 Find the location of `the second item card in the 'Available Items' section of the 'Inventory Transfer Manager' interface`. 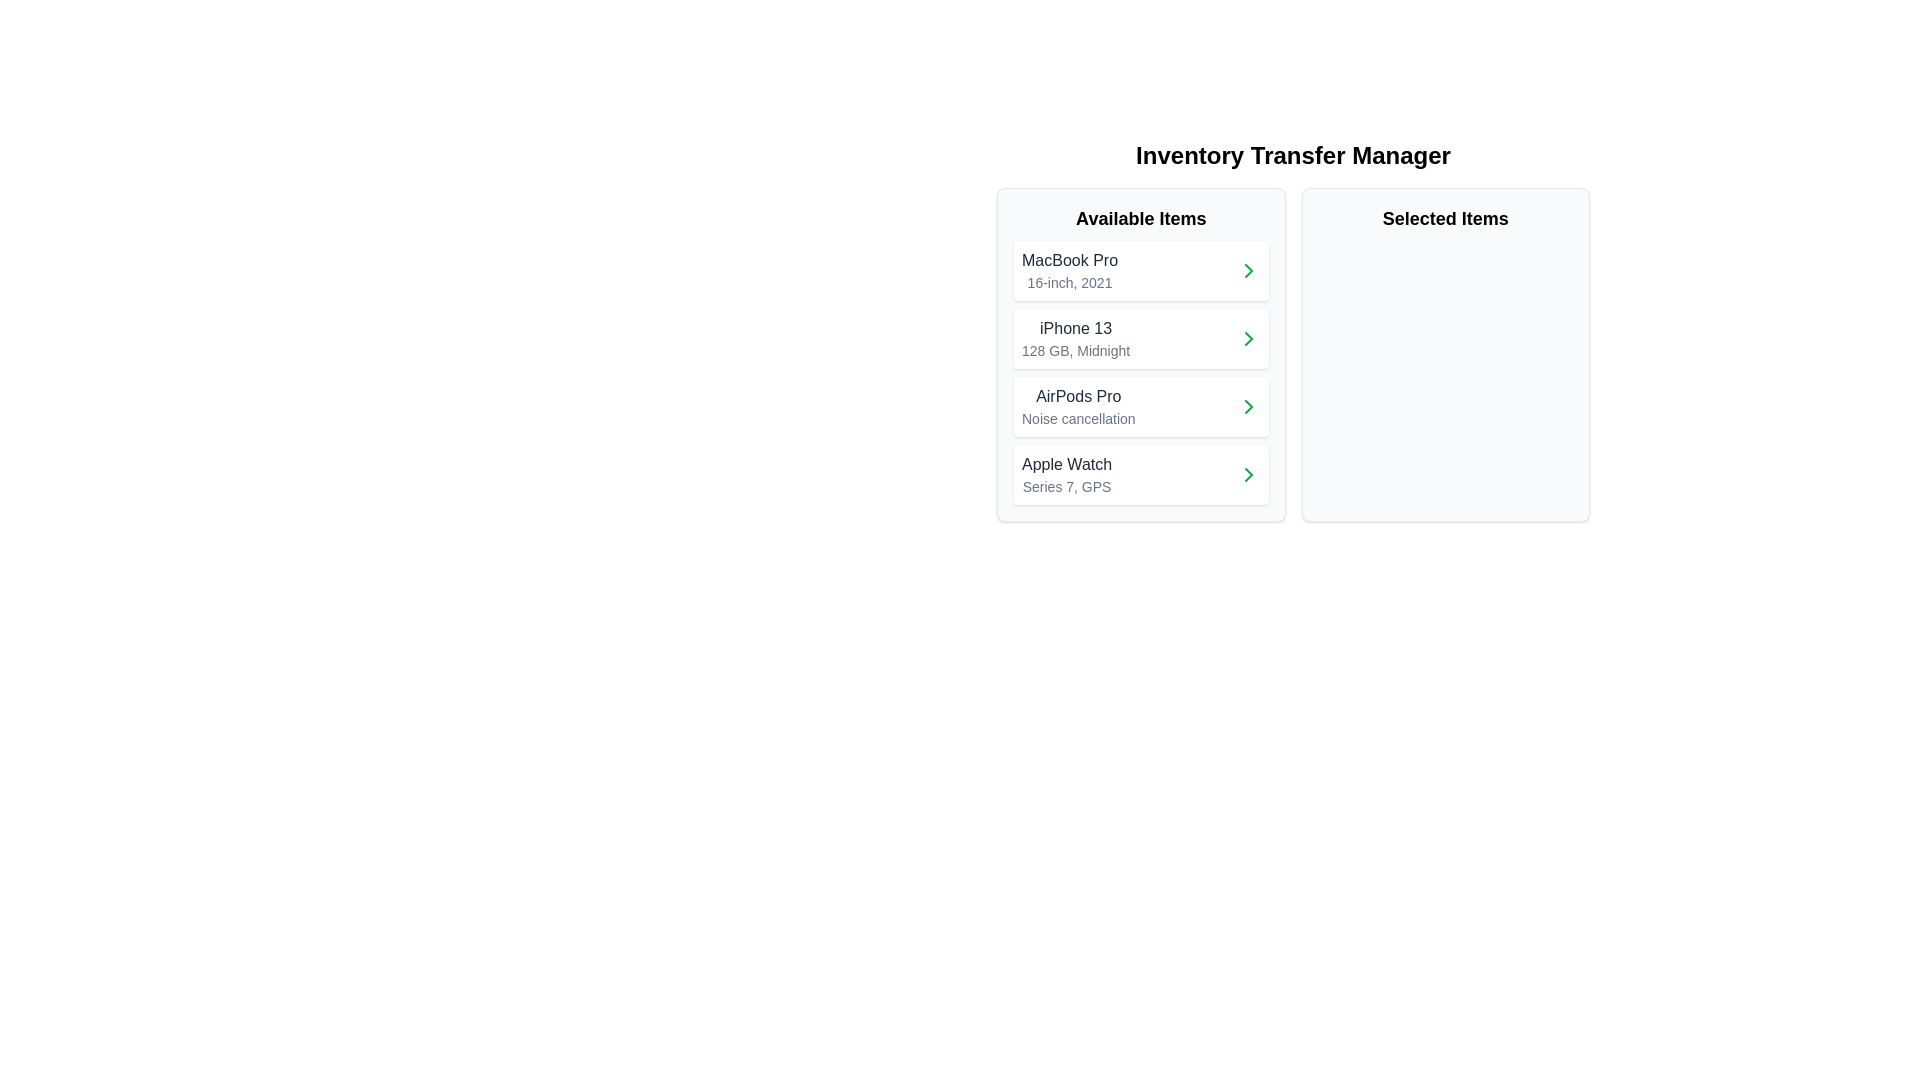

the second item card in the 'Available Items' section of the 'Inventory Transfer Manager' interface is located at coordinates (1141, 338).